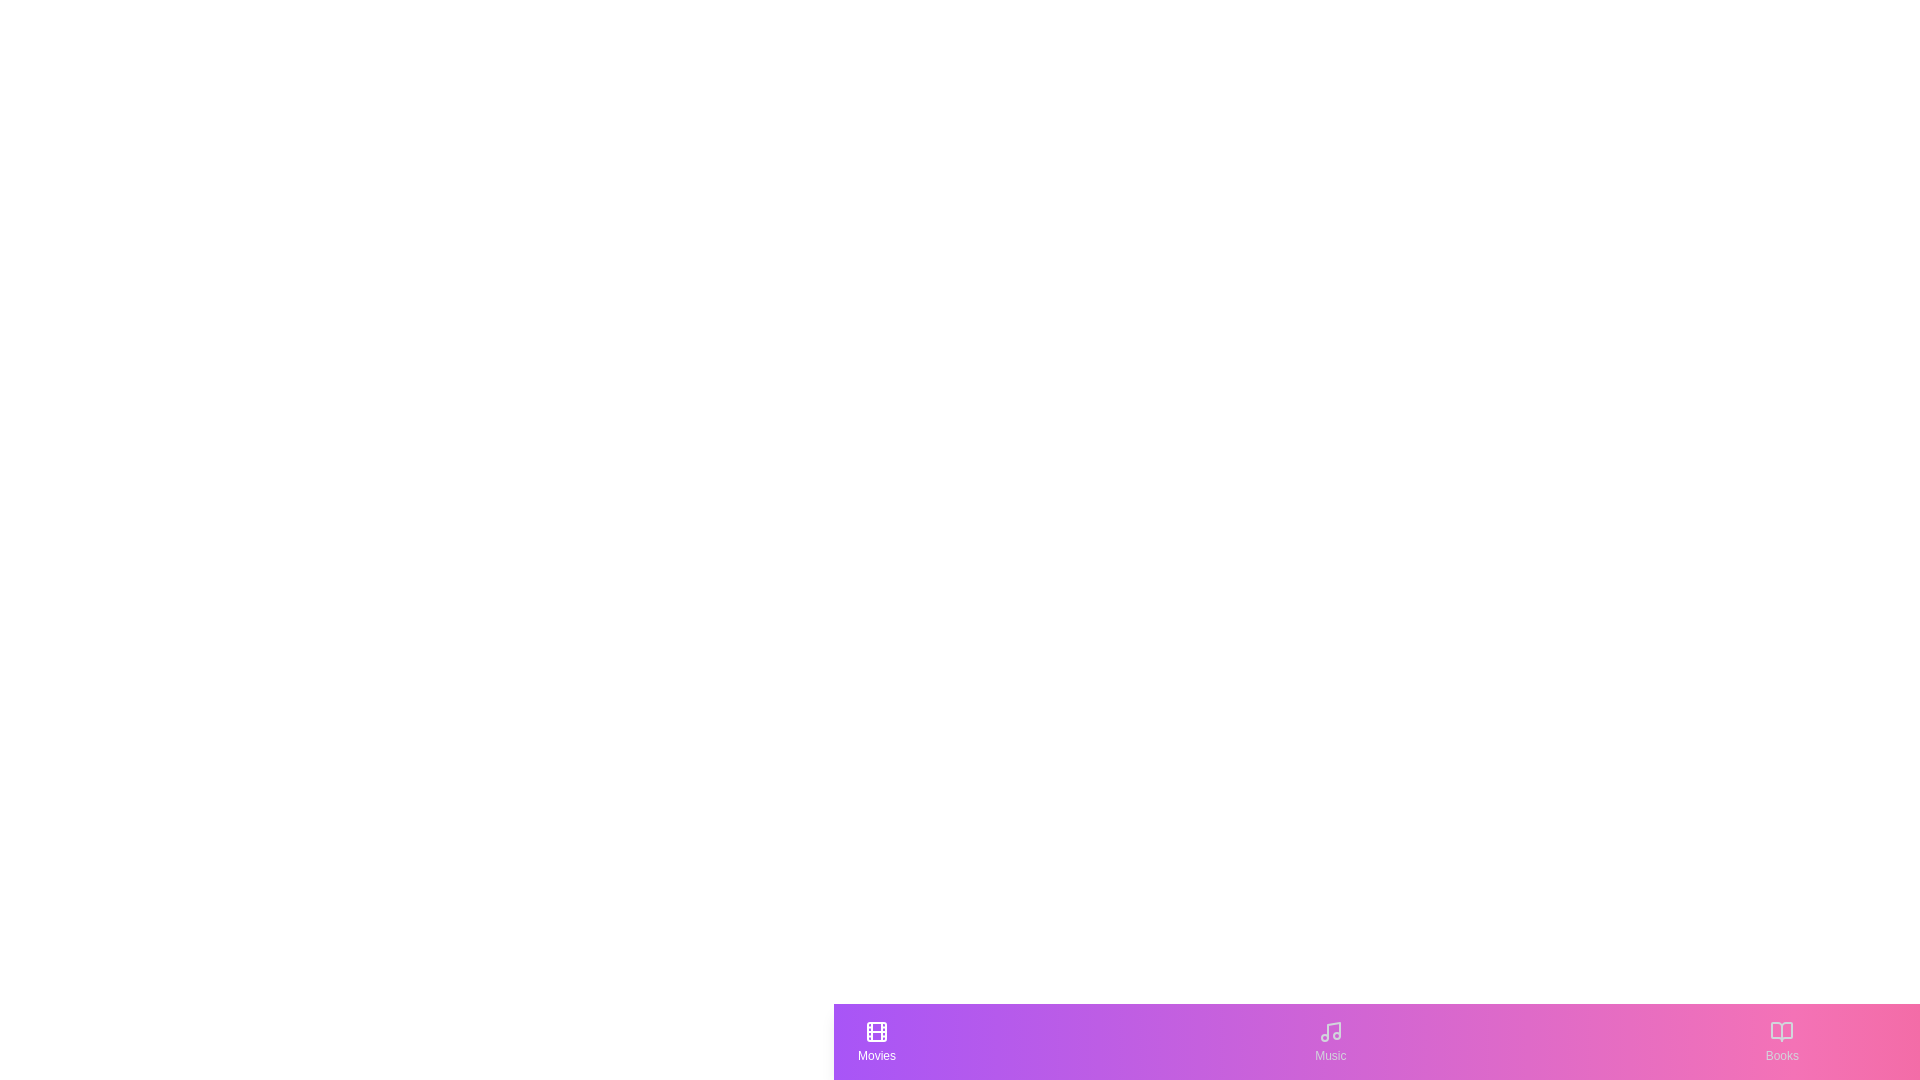 Image resolution: width=1920 pixels, height=1080 pixels. Describe the element at coordinates (1781, 1040) in the screenshot. I see `the Books tab to see its hover effect` at that location.